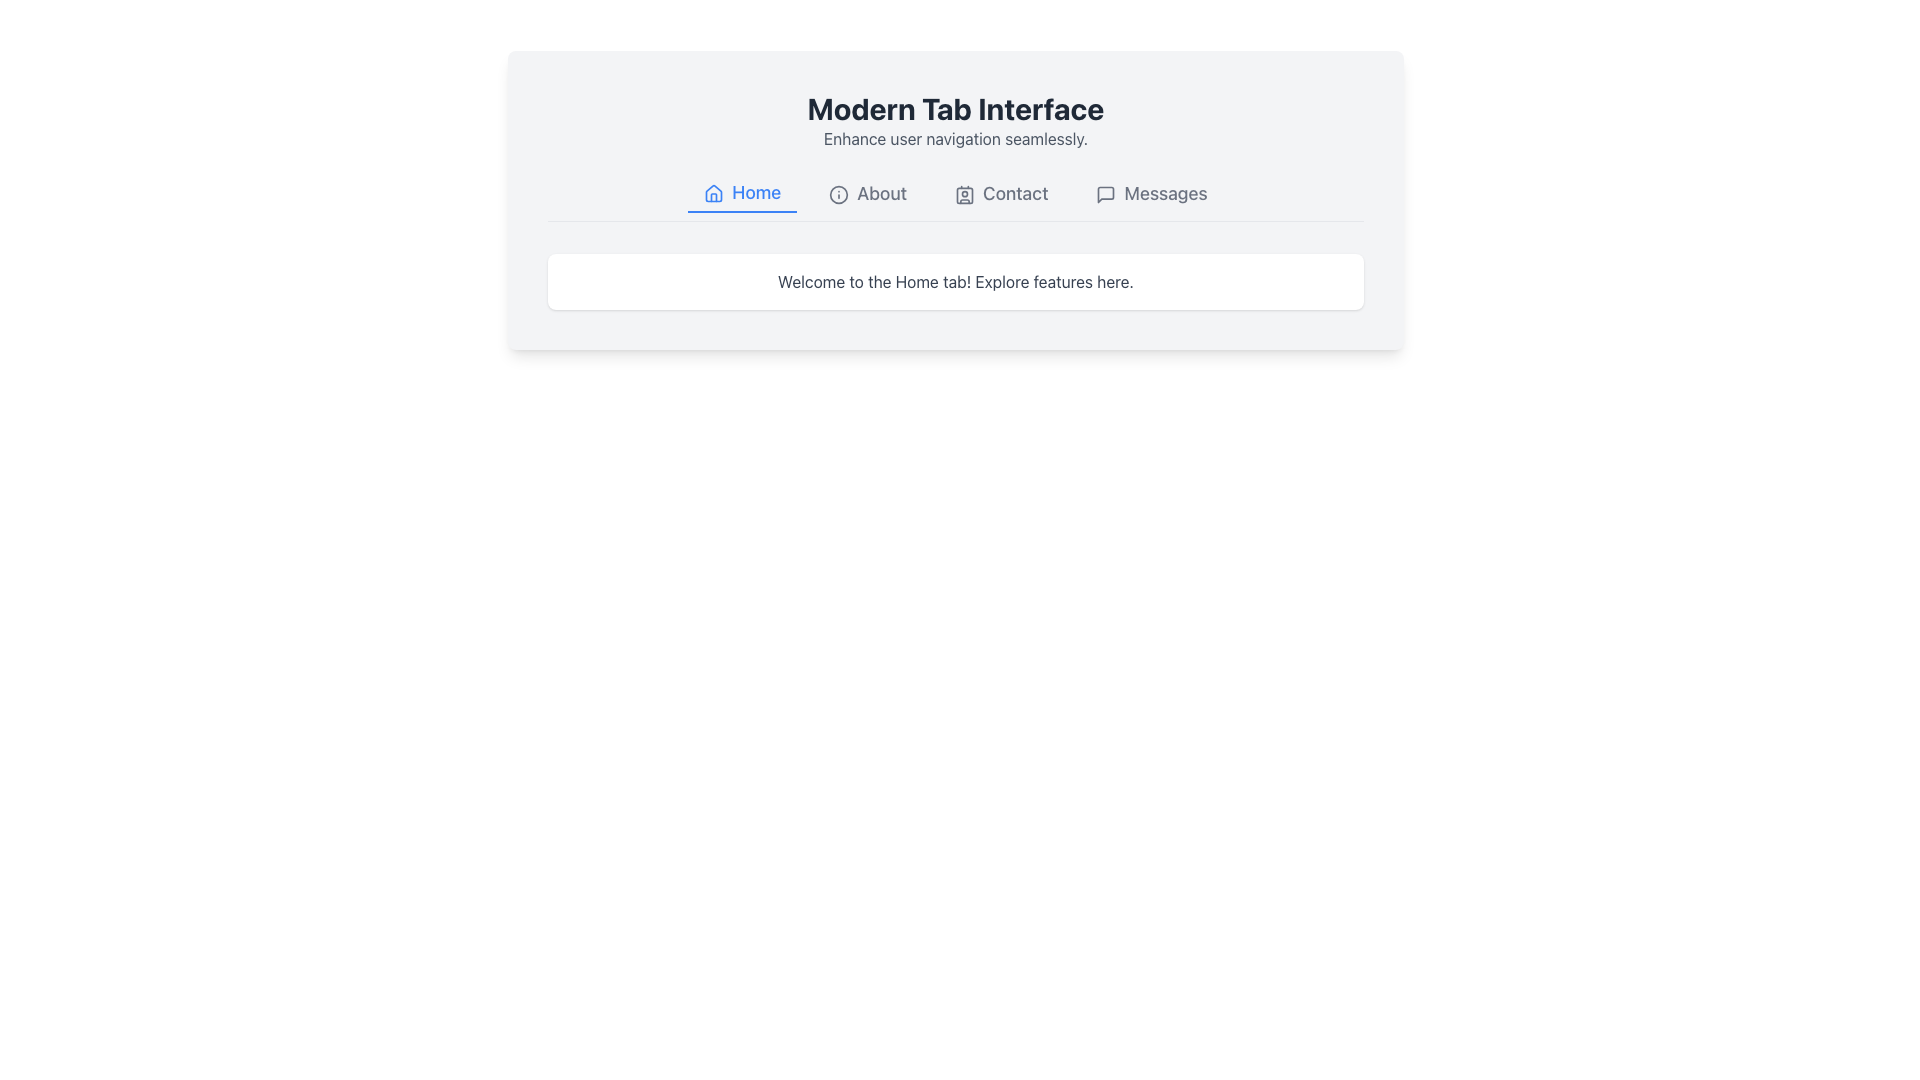 The image size is (1920, 1080). I want to click on the SVG house icon representing the 'Home' navigation tab, located to the left of the 'Home' label in the navigation bar, so click(714, 193).